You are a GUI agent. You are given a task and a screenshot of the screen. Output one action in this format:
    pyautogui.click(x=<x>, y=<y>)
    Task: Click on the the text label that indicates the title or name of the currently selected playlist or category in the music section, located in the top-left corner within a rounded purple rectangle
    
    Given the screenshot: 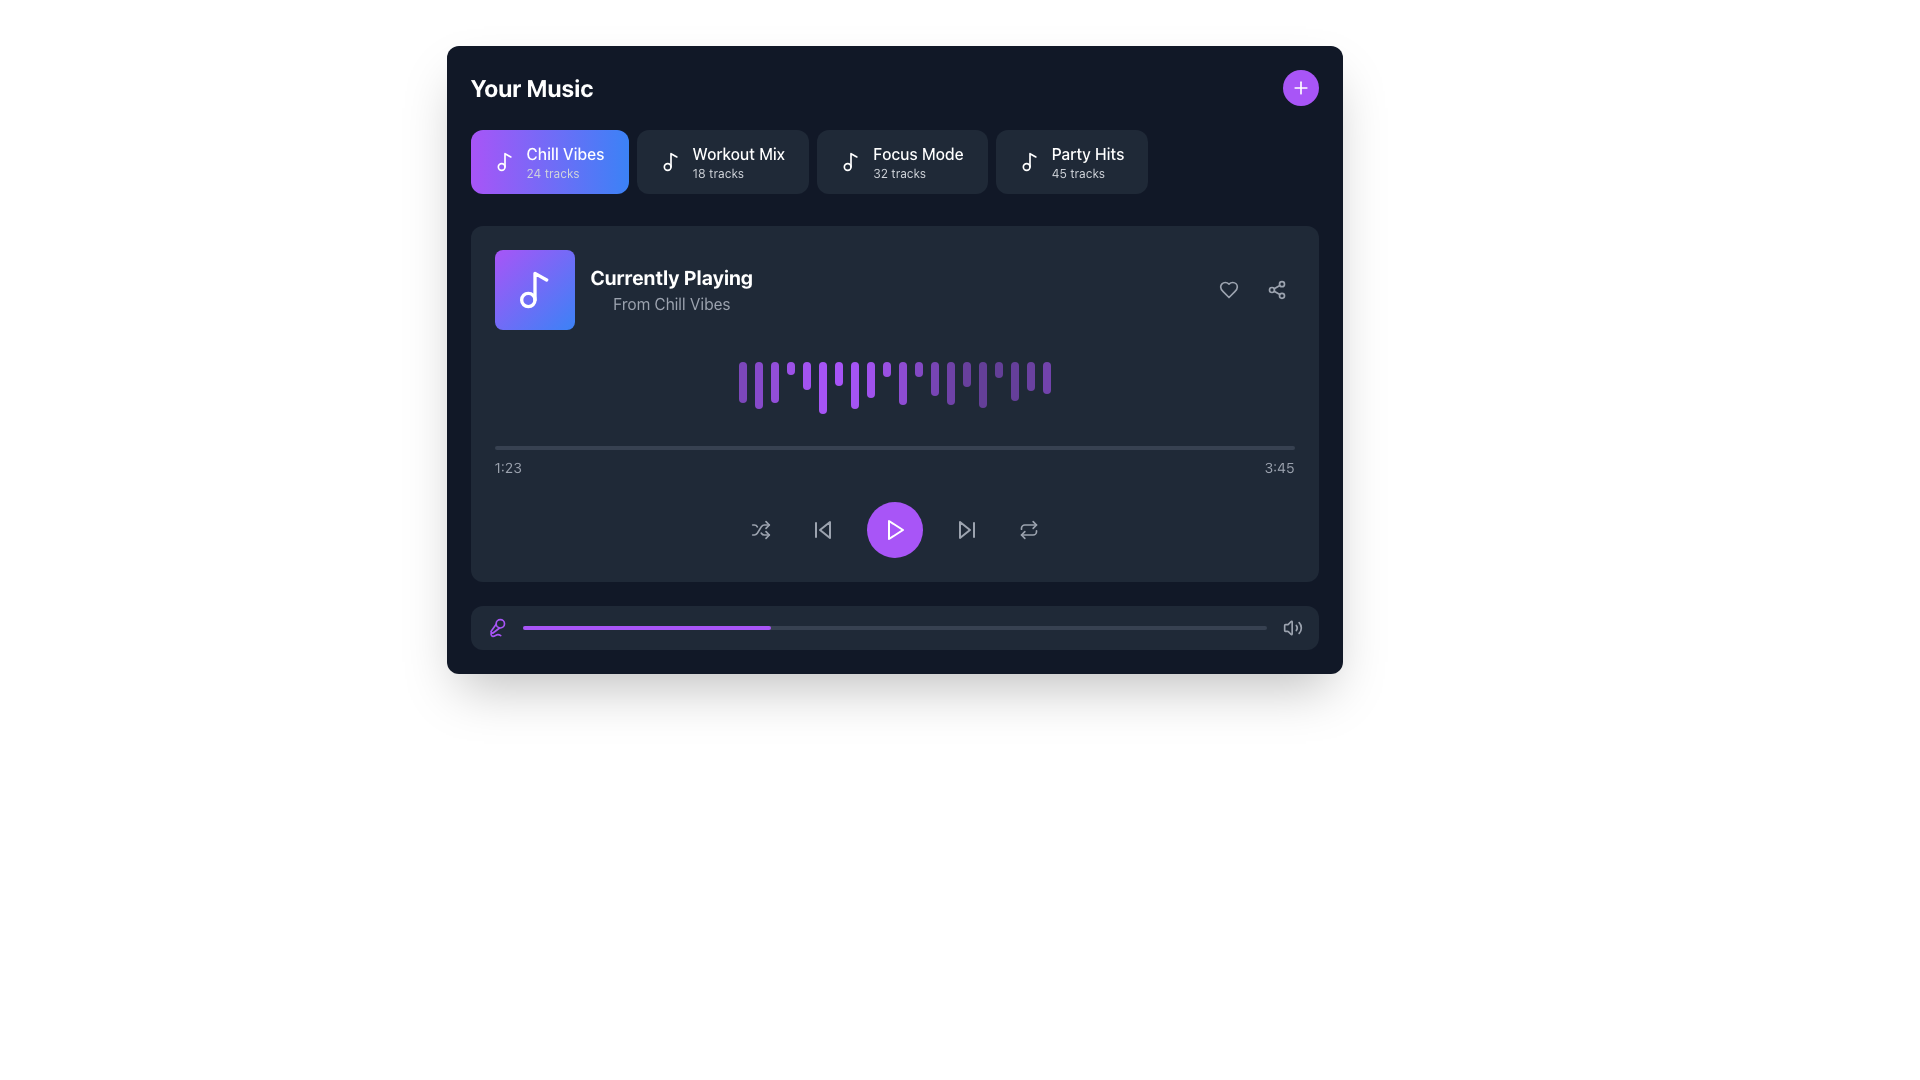 What is the action you would take?
    pyautogui.click(x=564, y=153)
    